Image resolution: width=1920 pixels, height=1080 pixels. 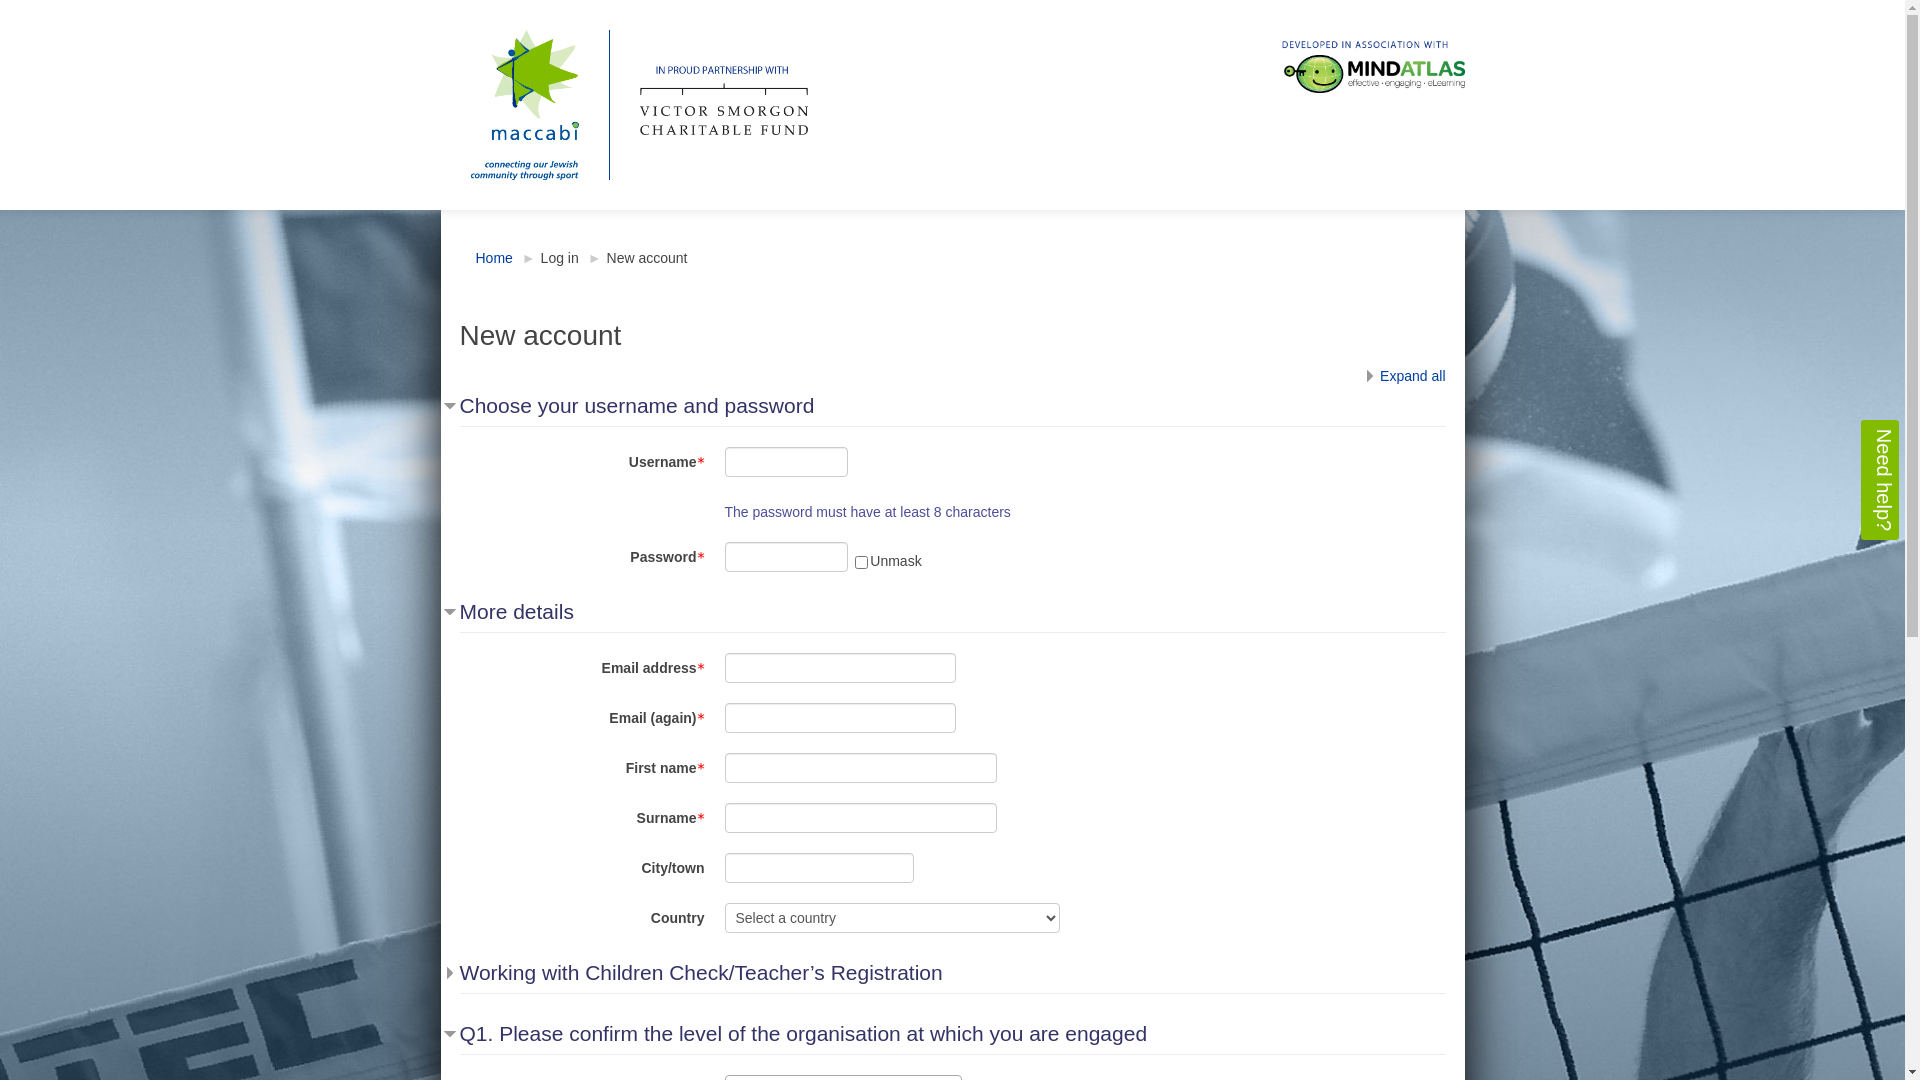 I want to click on 'Expand all', so click(x=1401, y=375).